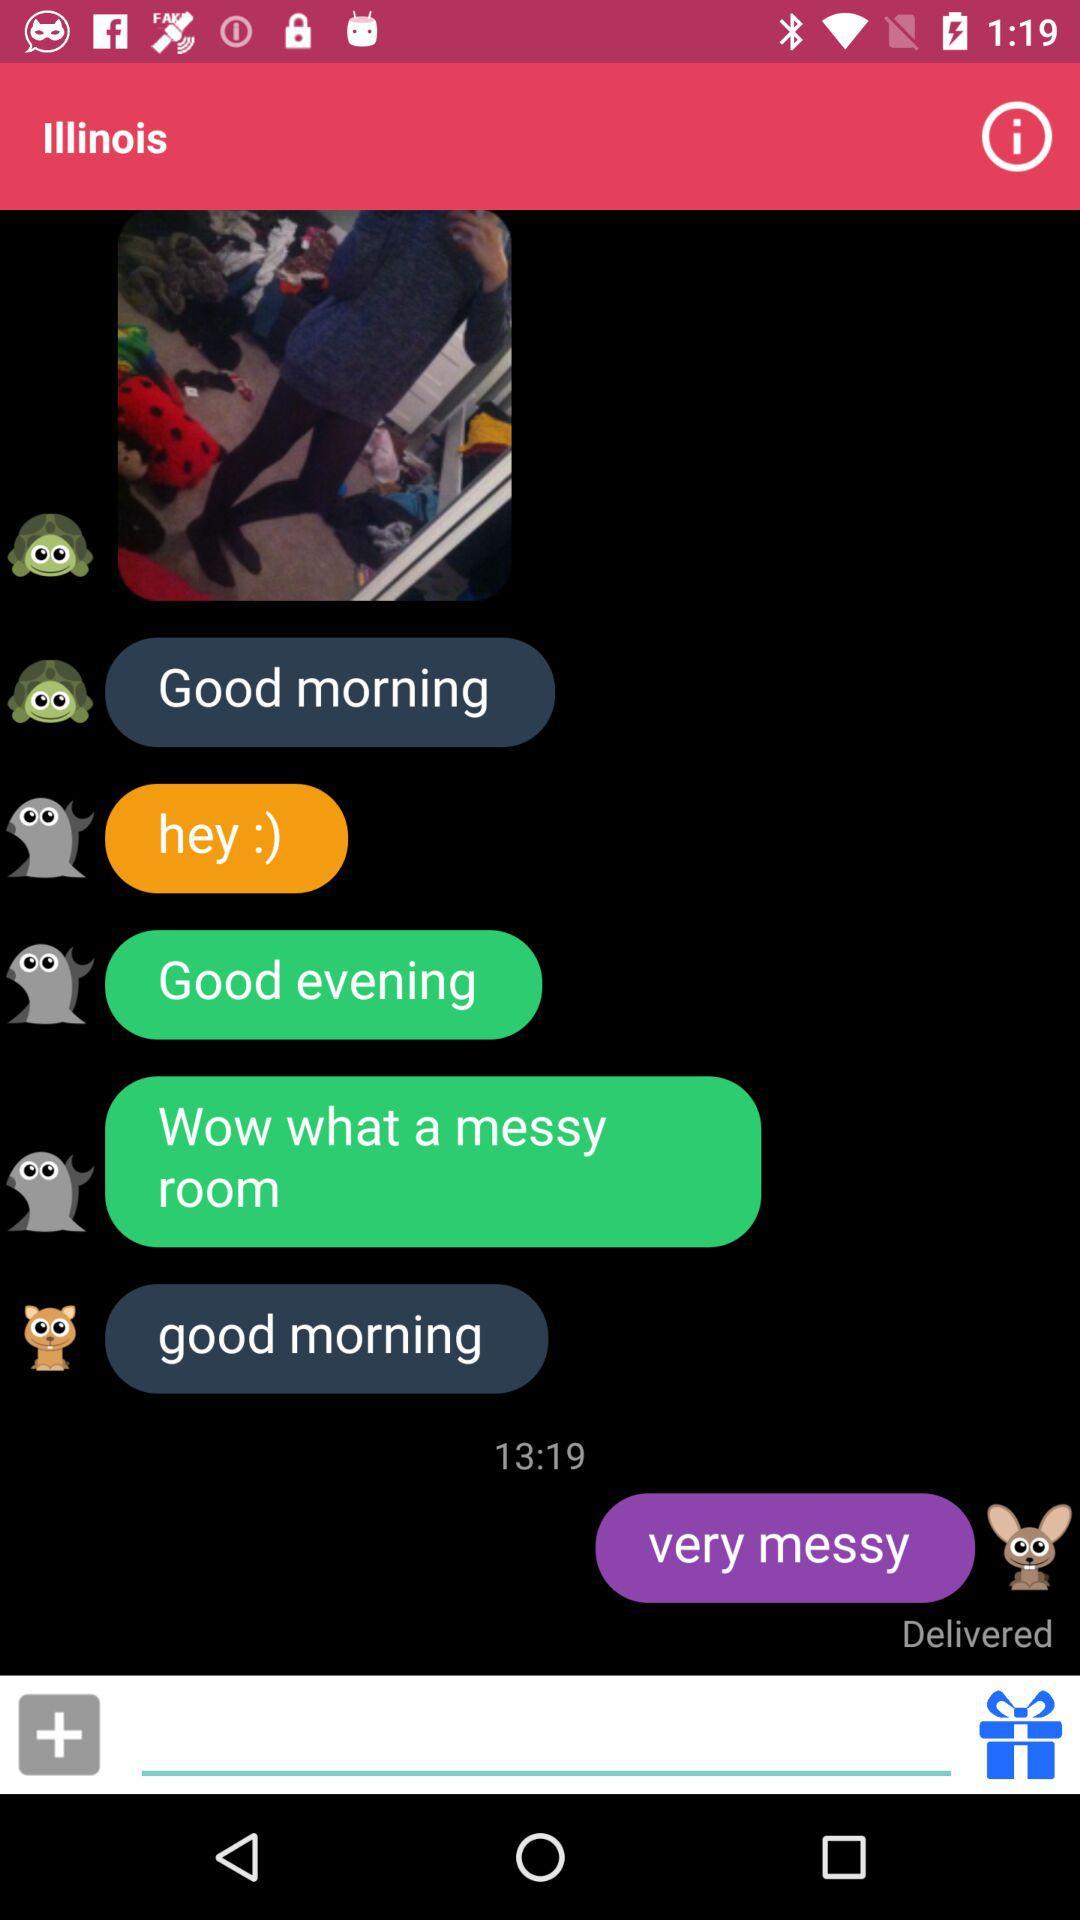 This screenshot has width=1080, height=1920. Describe the element at coordinates (58, 1733) in the screenshot. I see `link` at that location.